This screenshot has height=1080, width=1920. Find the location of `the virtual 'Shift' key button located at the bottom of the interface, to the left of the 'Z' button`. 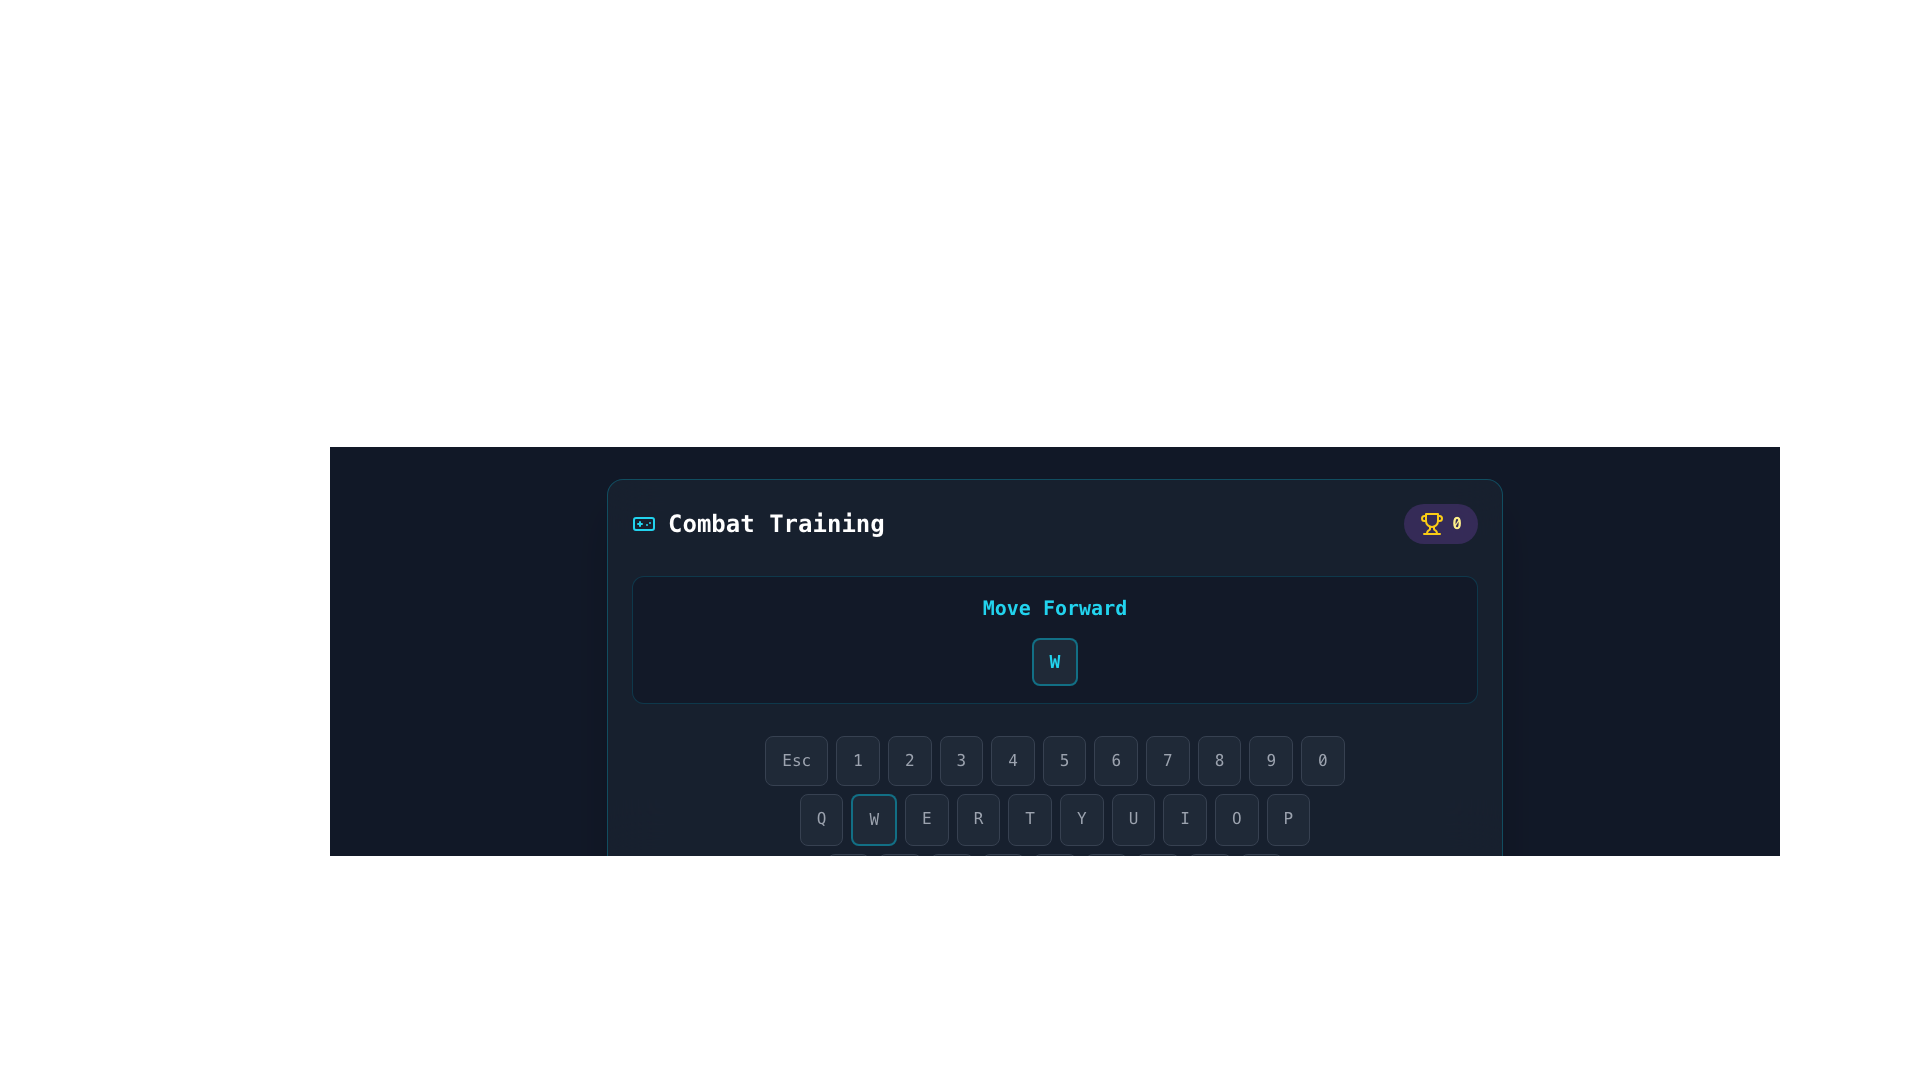

the virtual 'Shift' key button located at the bottom of the interface, to the left of the 'Z' button is located at coordinates (813, 937).